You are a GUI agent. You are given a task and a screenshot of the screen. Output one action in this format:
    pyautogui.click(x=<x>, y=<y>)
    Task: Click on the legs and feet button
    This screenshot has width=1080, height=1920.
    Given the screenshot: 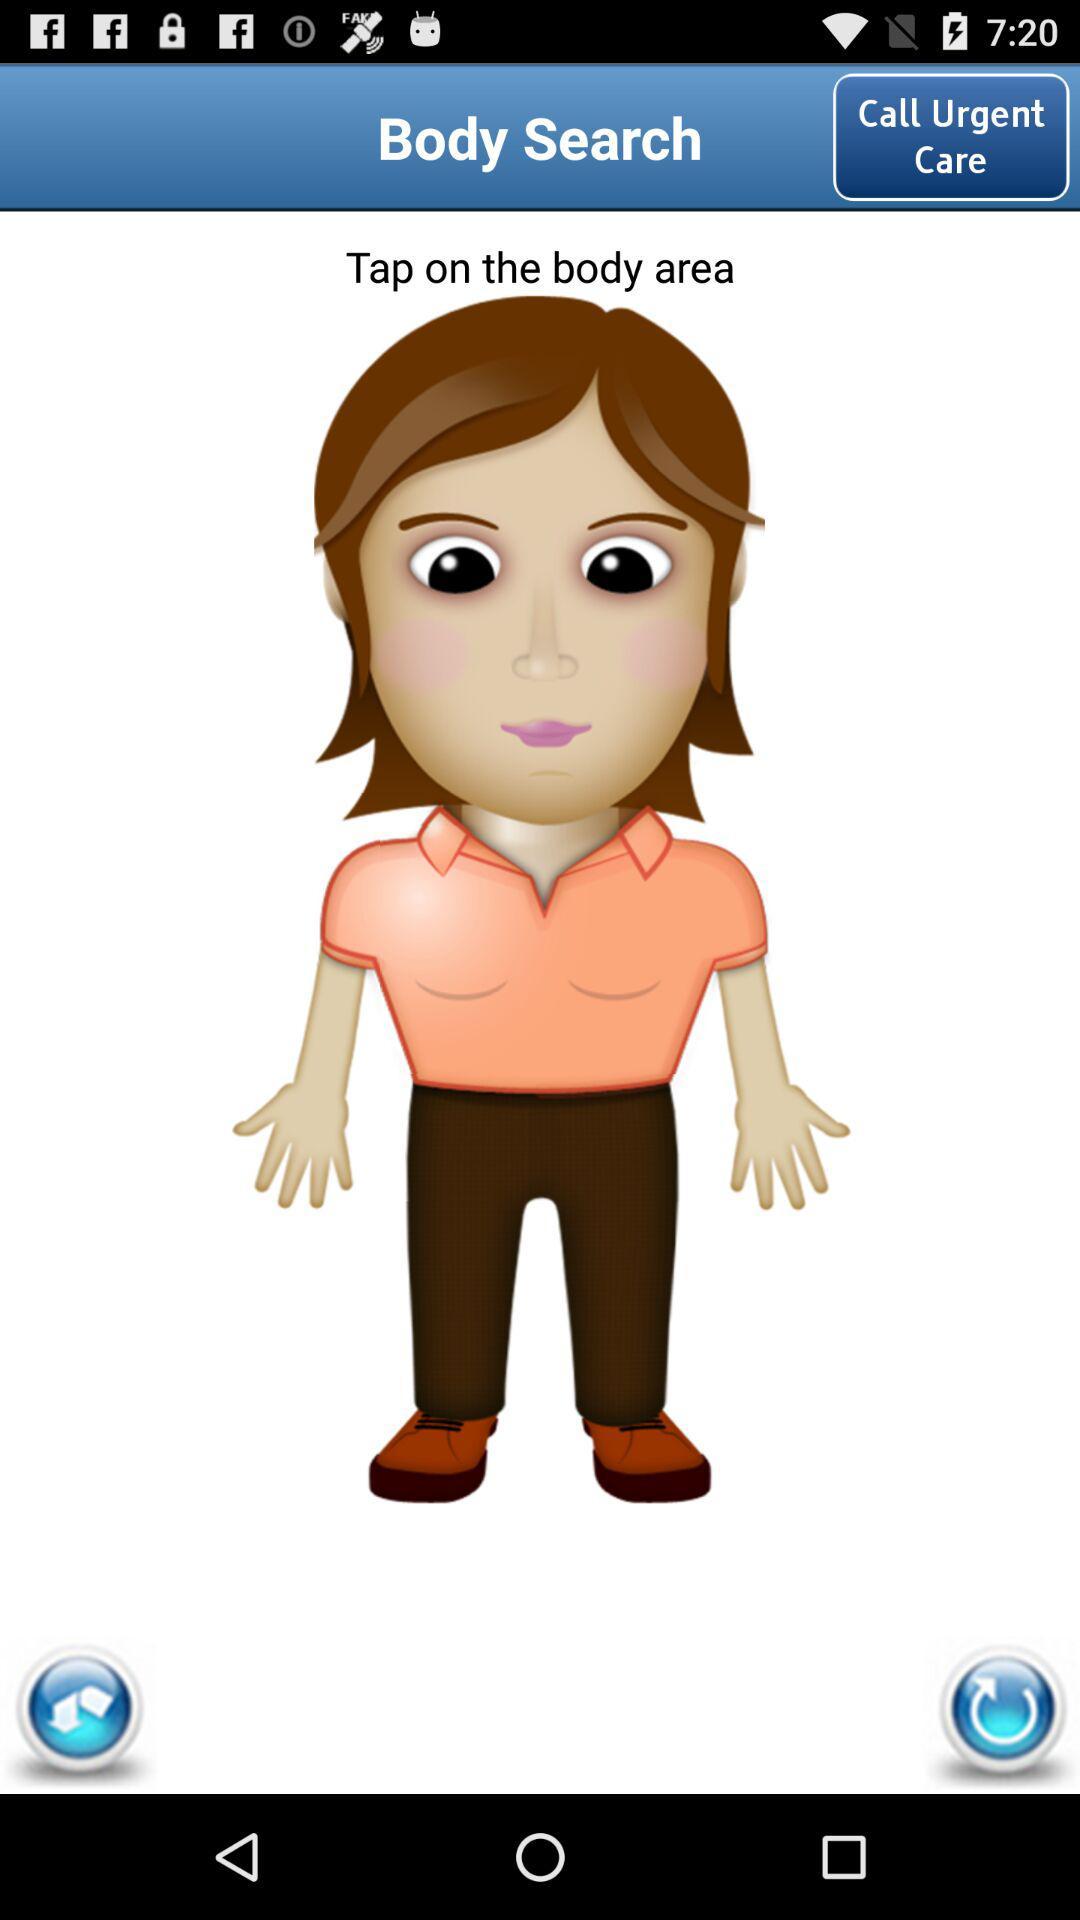 What is the action you would take?
    pyautogui.click(x=540, y=1353)
    